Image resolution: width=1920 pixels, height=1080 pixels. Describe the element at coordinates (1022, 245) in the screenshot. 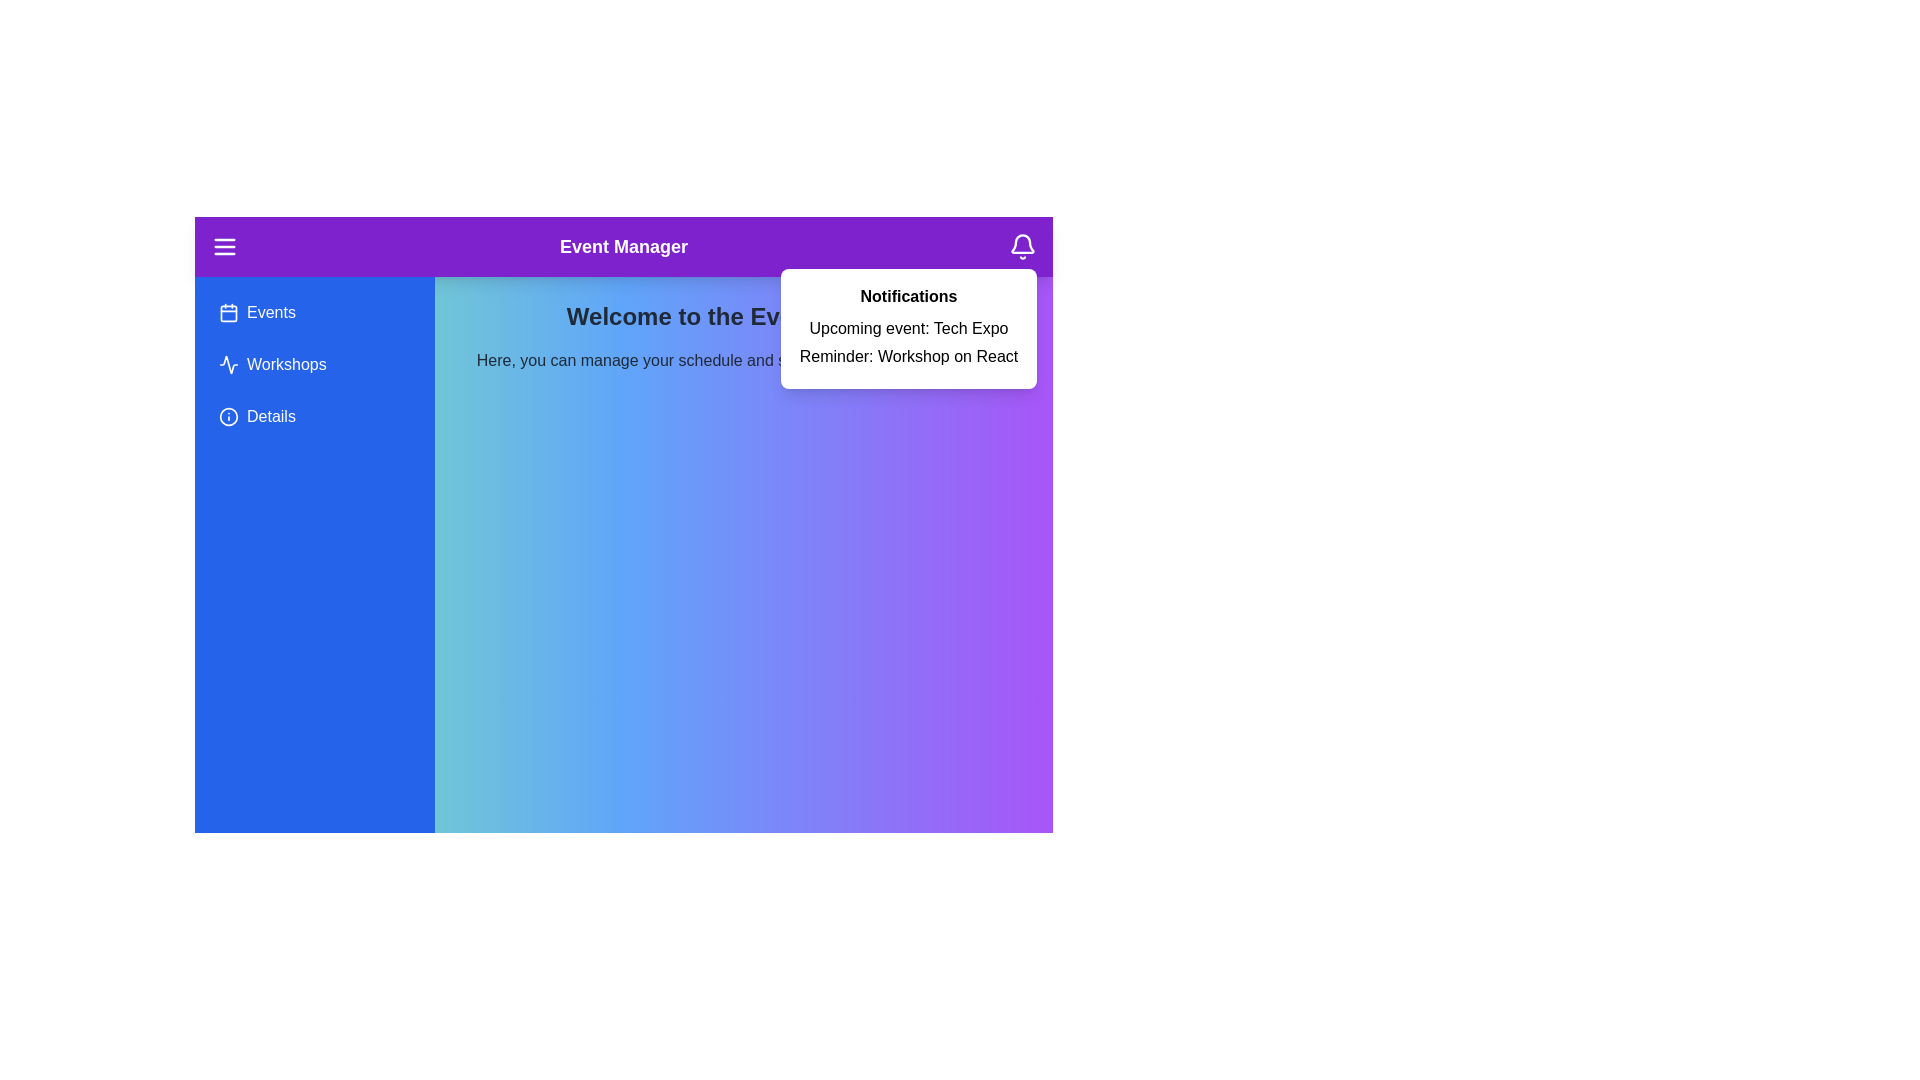

I see `the notification bell icon to toggle the visibility of notifications` at that location.